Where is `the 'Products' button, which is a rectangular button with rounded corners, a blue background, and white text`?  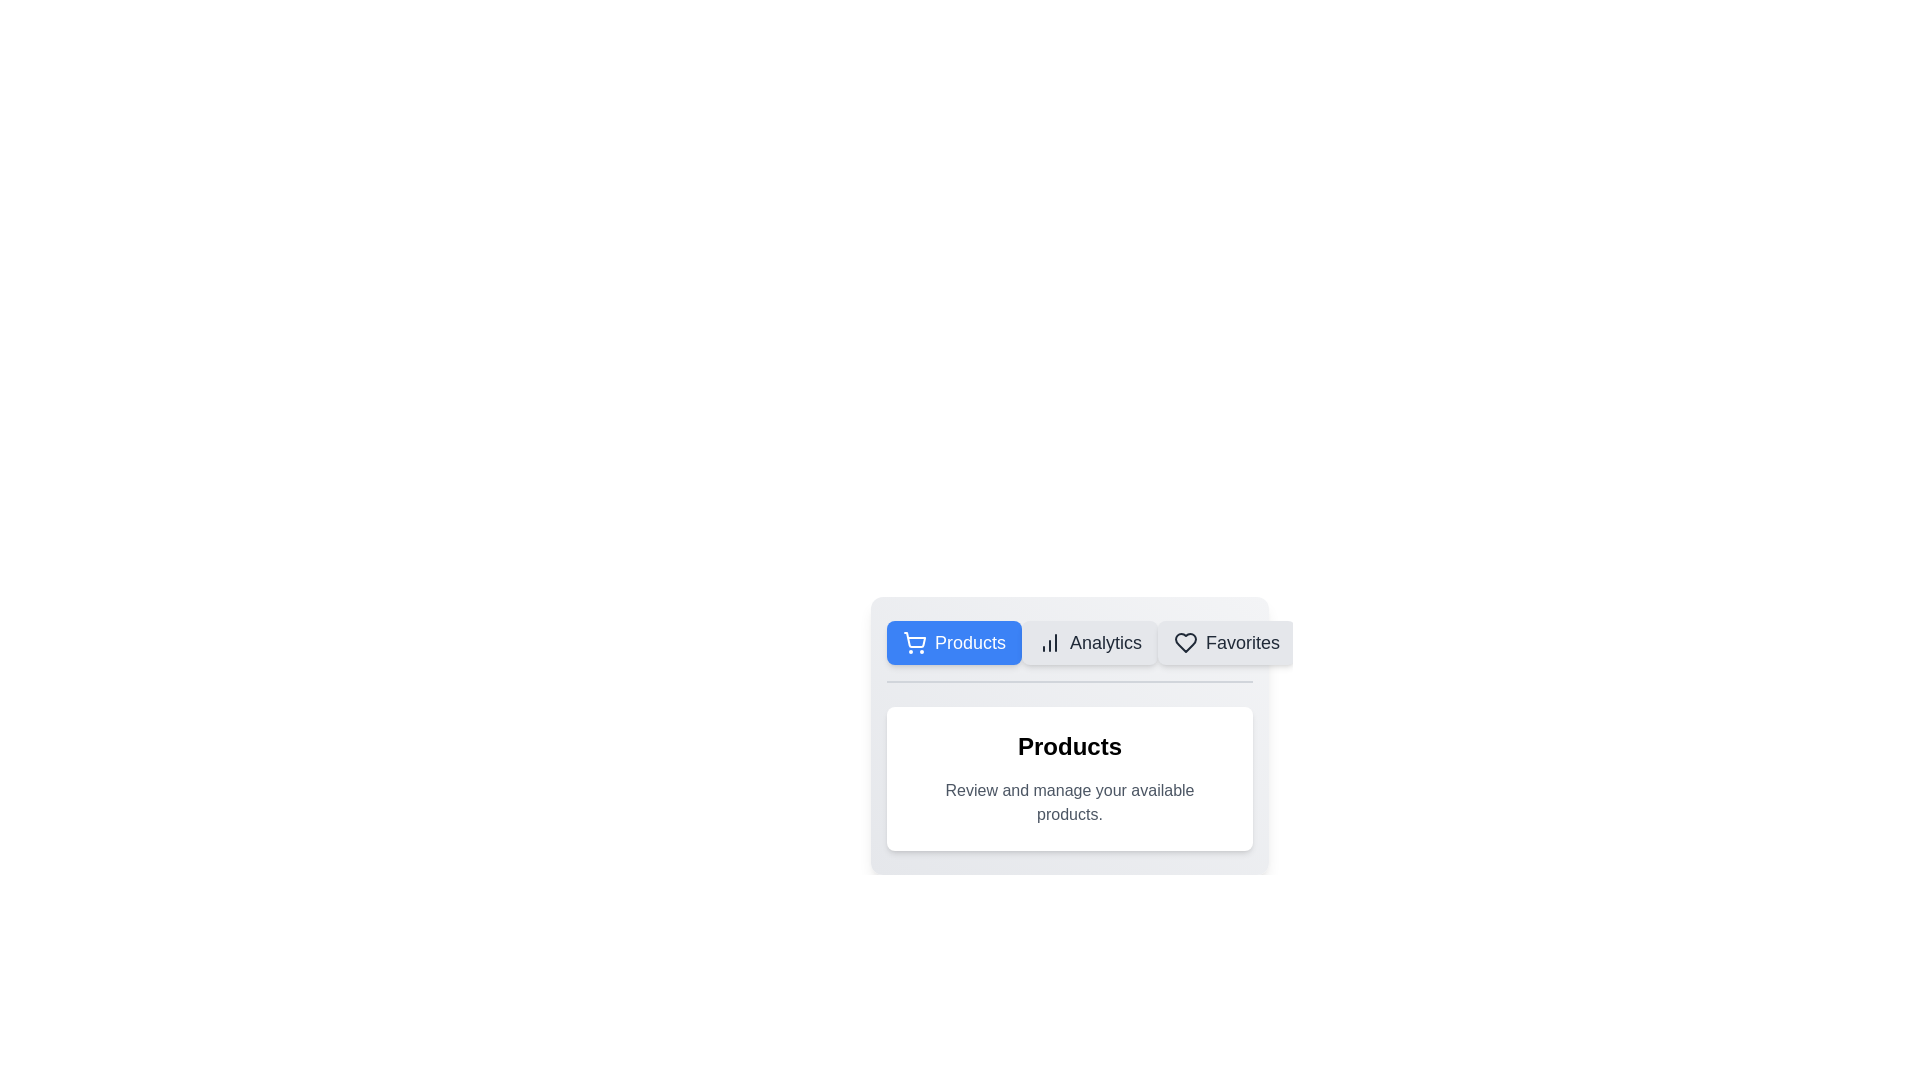 the 'Products' button, which is a rectangular button with rounded corners, a blue background, and white text is located at coordinates (953, 643).